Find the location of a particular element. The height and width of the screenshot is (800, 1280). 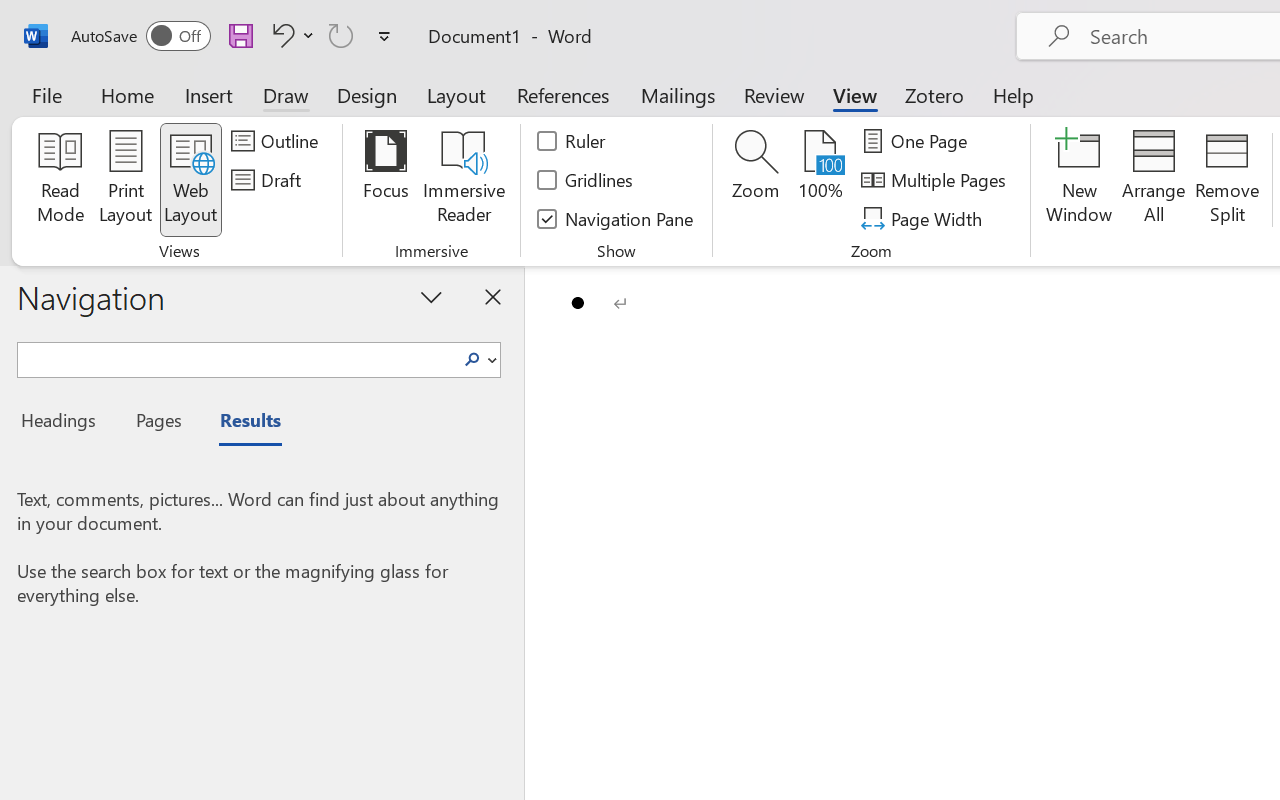

'Pages' is located at coordinates (155, 423).